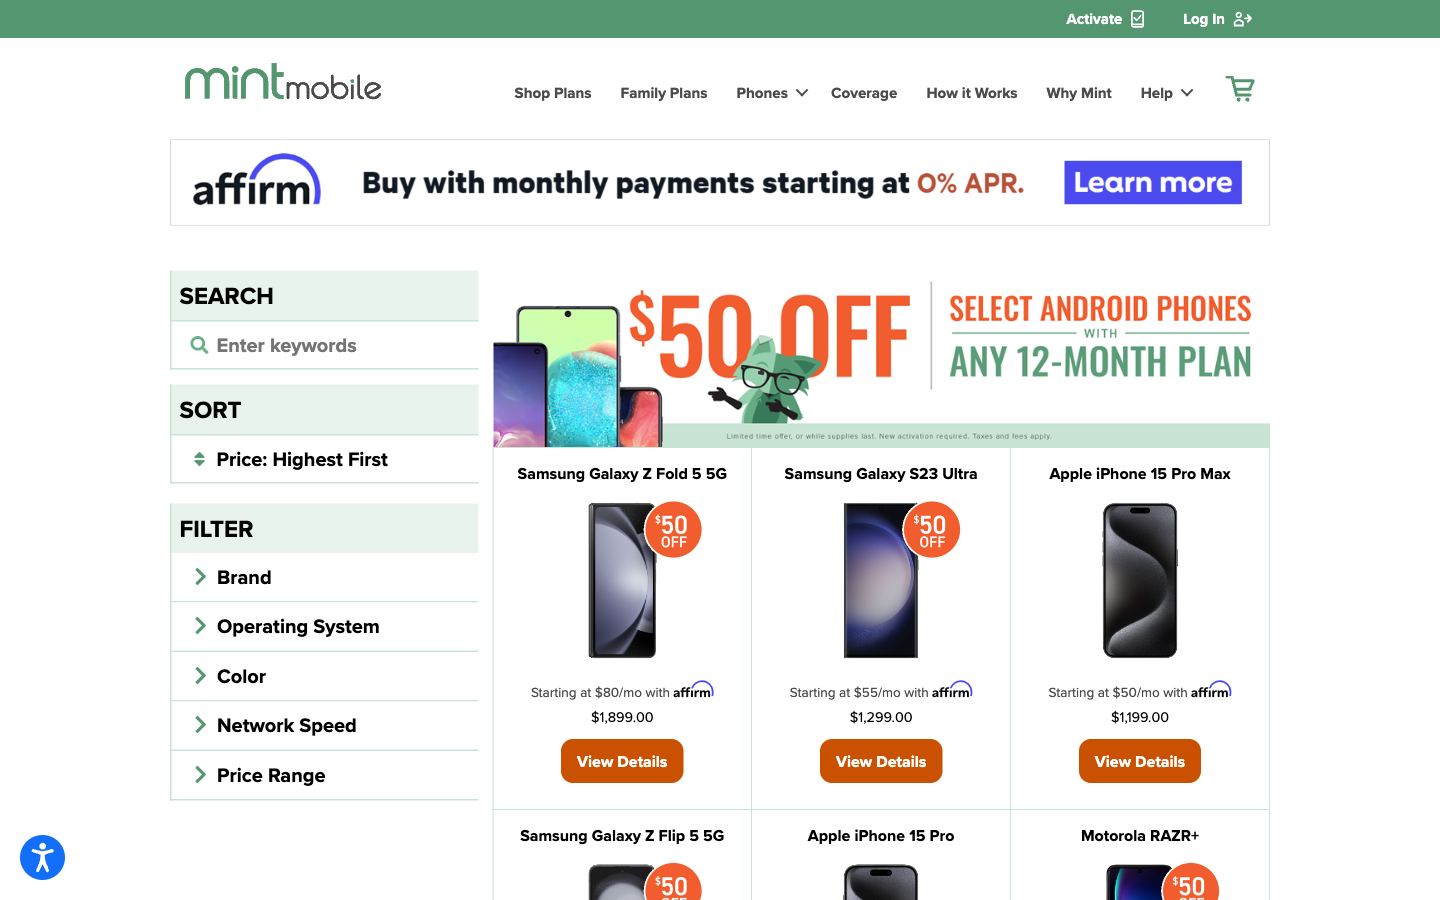 The height and width of the screenshot is (900, 1440). What do you see at coordinates (324, 343) in the screenshot?
I see `all available Samsung phones` at bounding box center [324, 343].